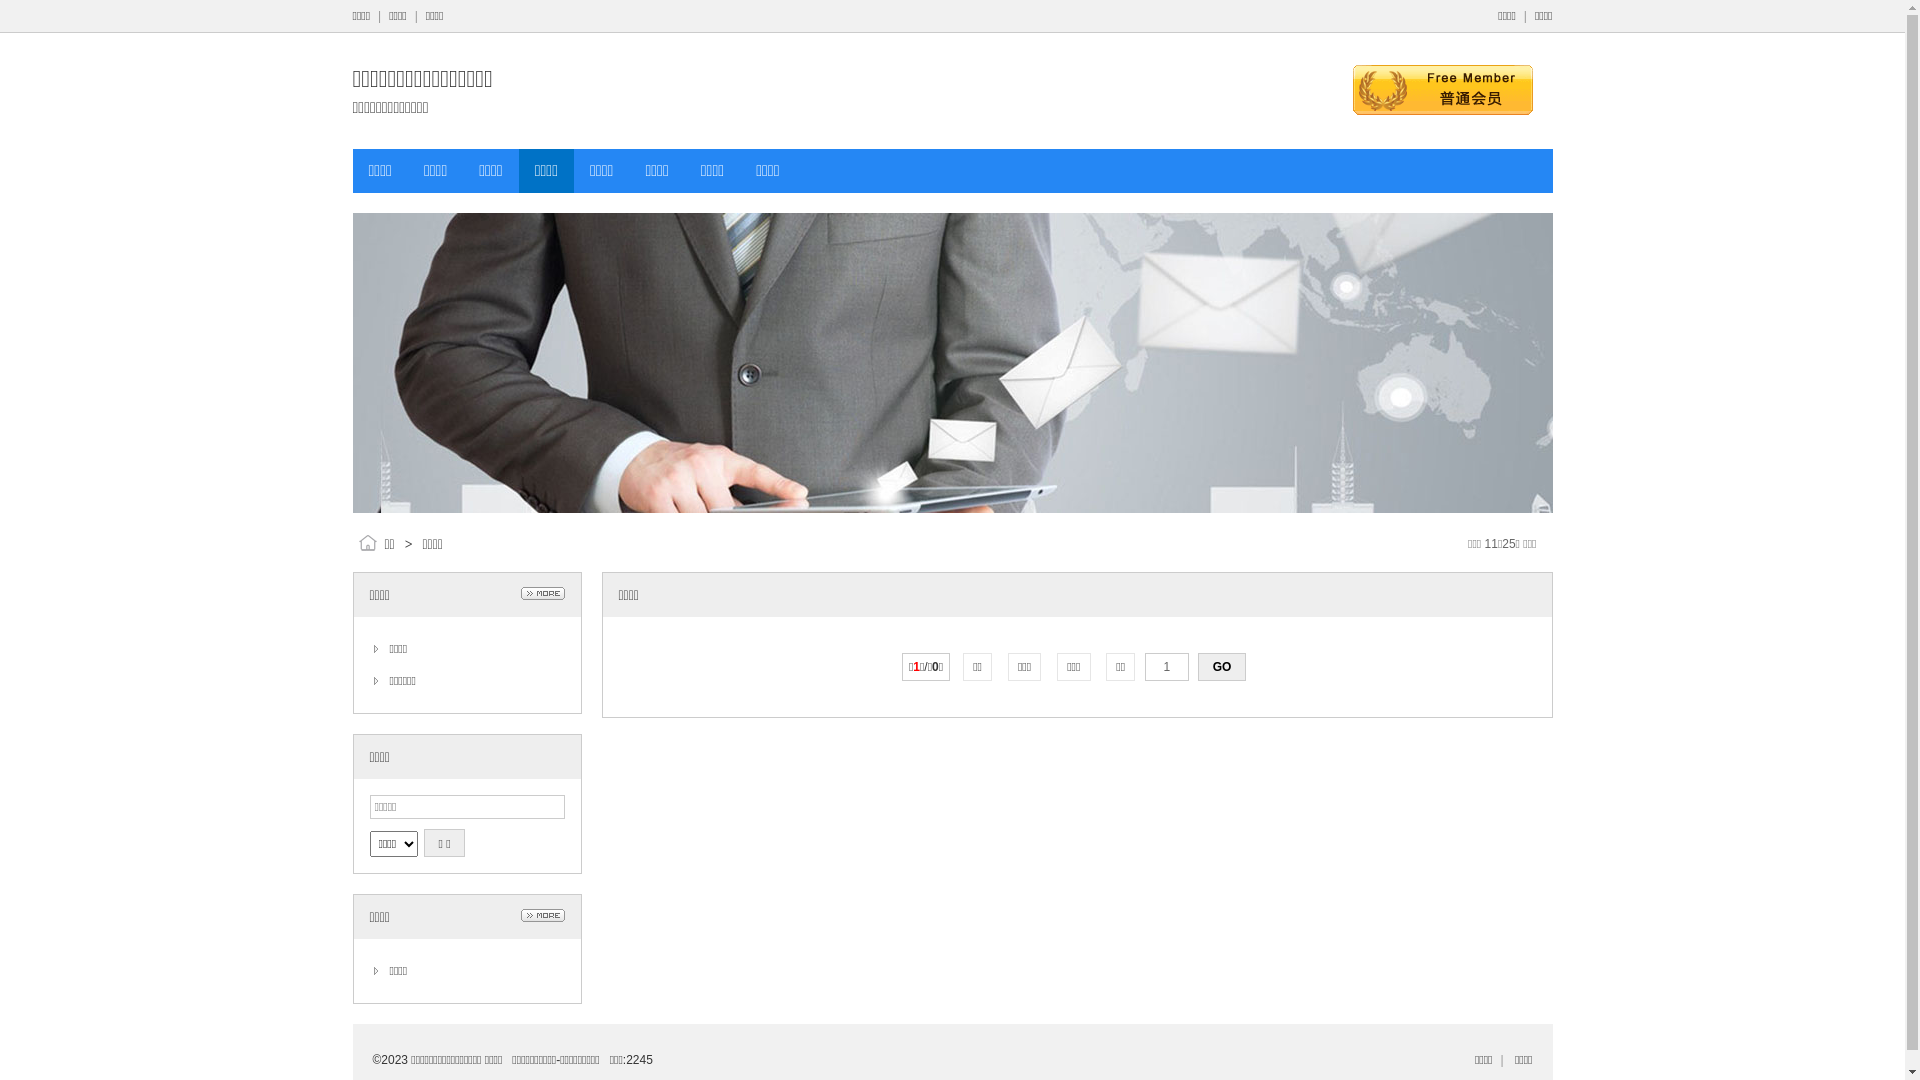 The width and height of the screenshot is (1920, 1080). Describe the element at coordinates (1198, 667) in the screenshot. I see `'GO'` at that location.